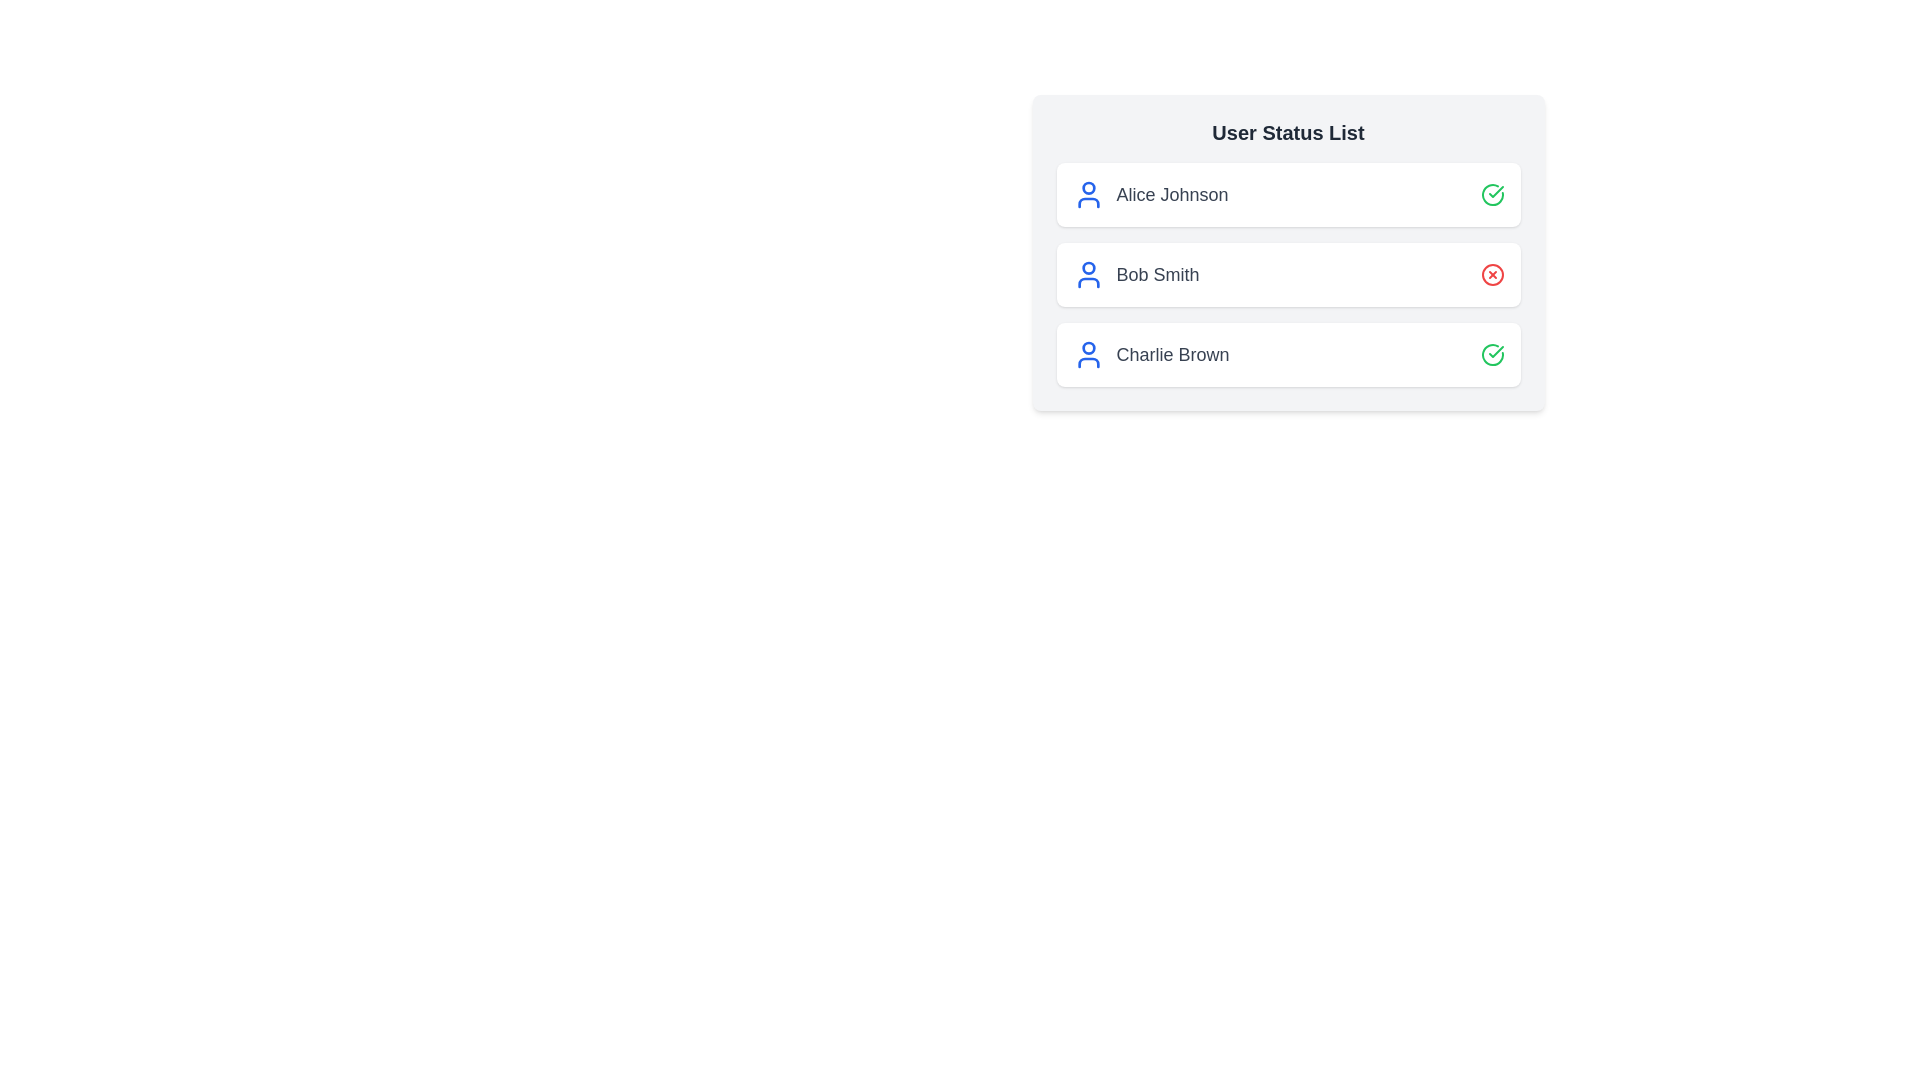  Describe the element at coordinates (1087, 274) in the screenshot. I see `the user icon for Bob Smith to trigger additional actions` at that location.